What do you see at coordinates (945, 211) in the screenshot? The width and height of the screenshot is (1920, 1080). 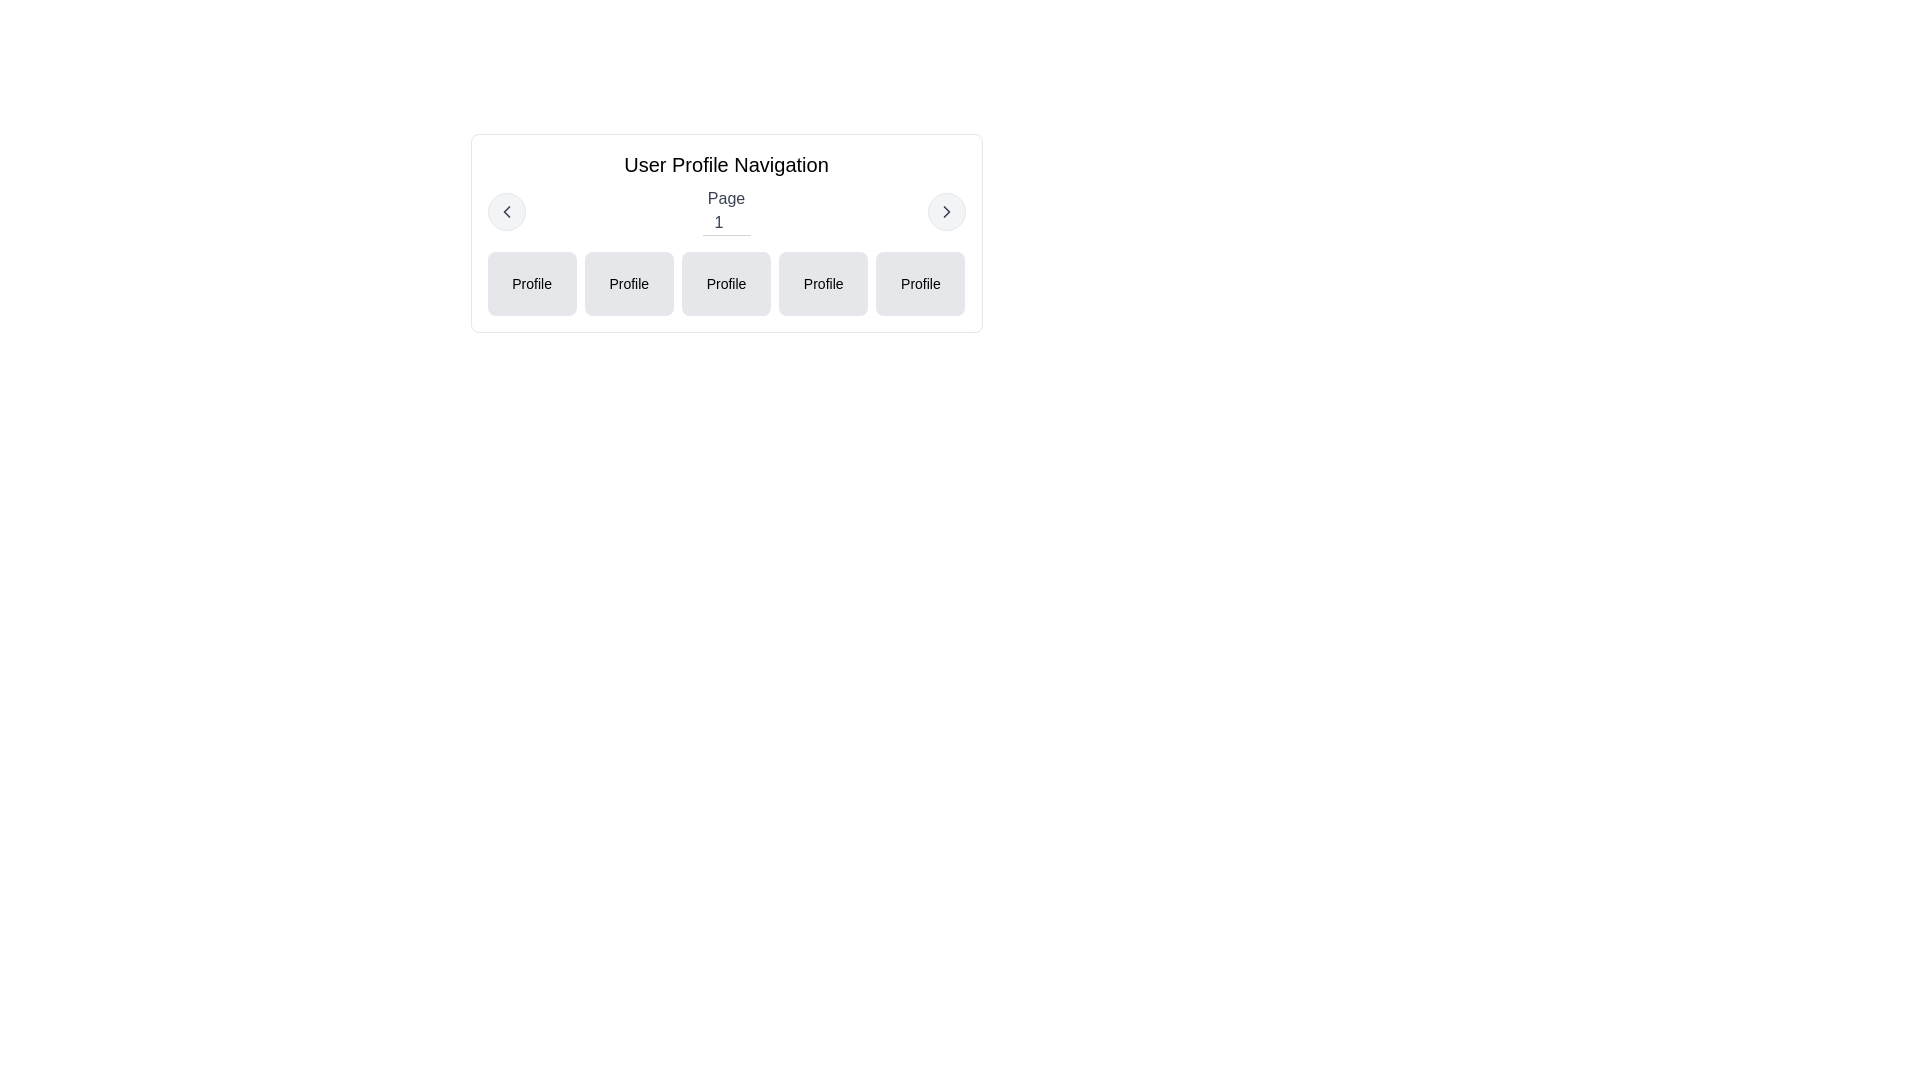 I see `the right arrow button in the navigation area to proceed to the next set of profiles or items` at bounding box center [945, 211].